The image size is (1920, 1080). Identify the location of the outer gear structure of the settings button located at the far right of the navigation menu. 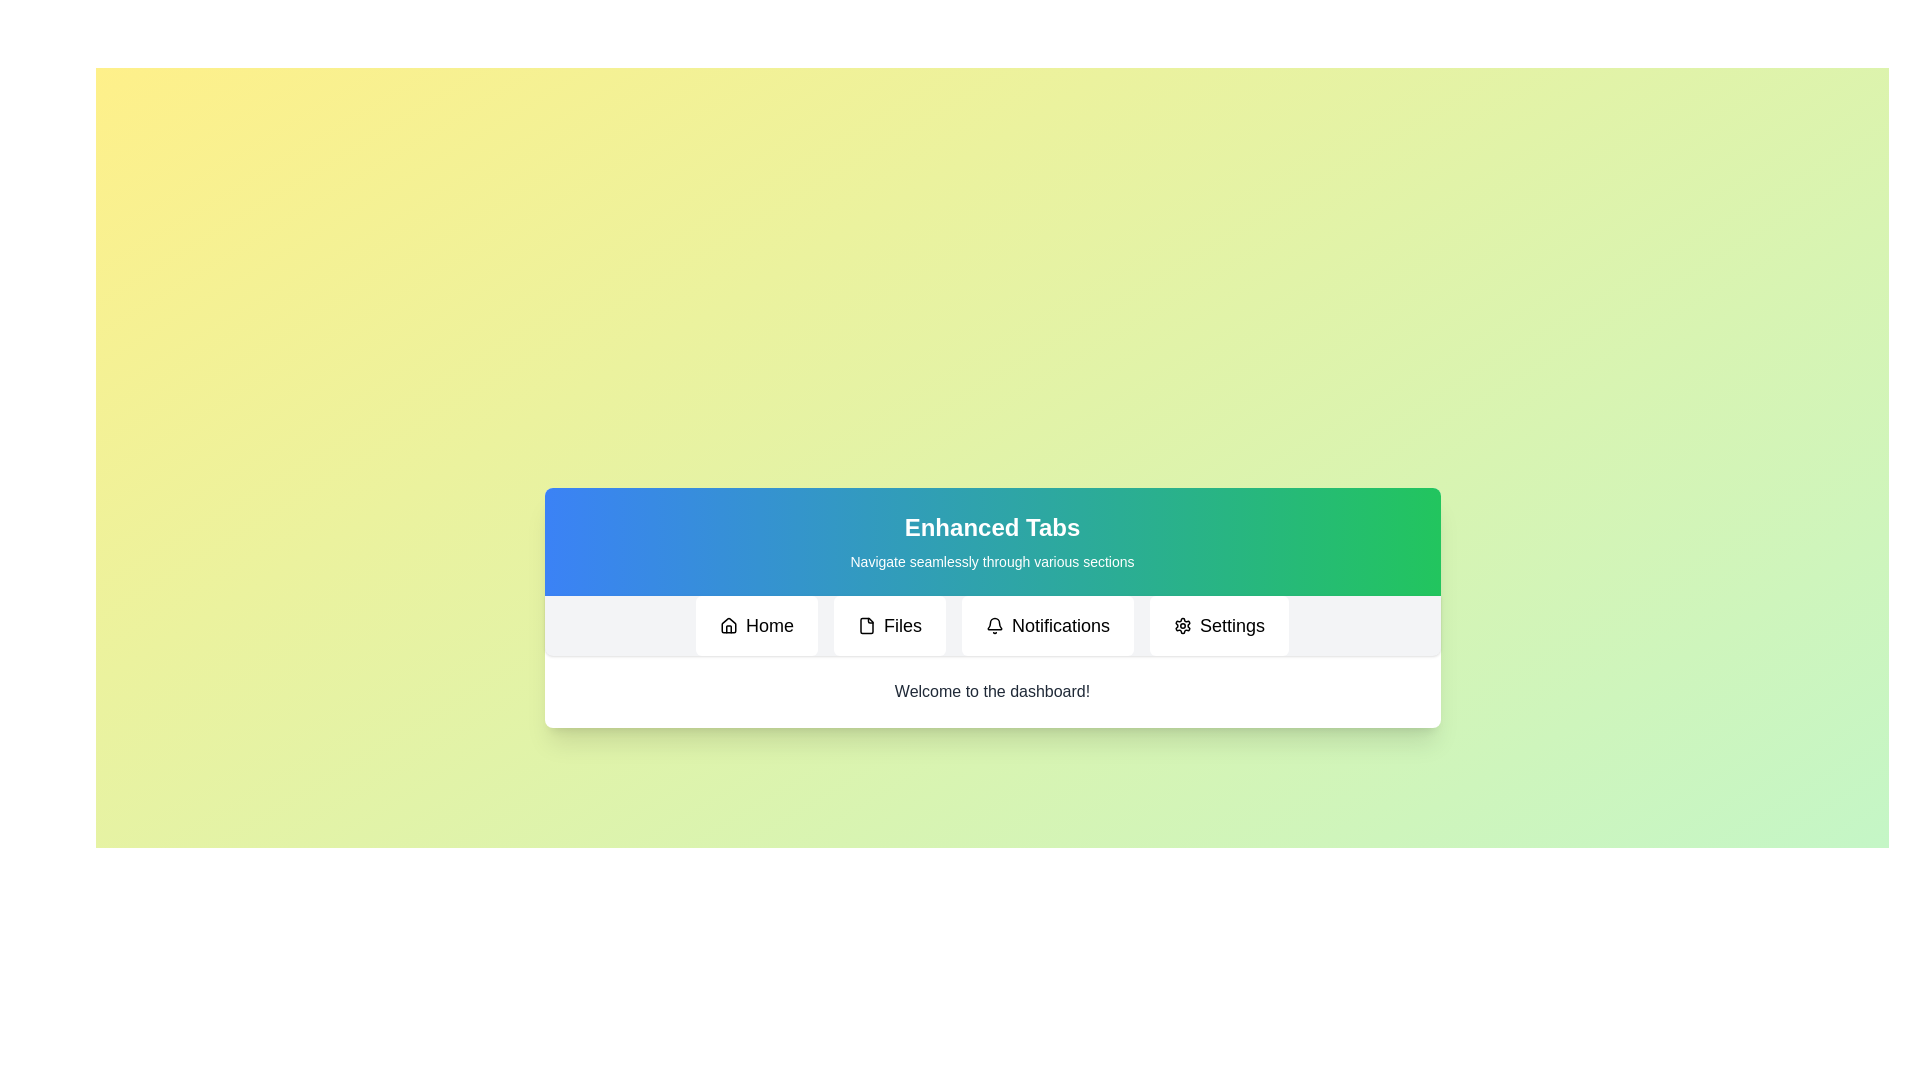
(1183, 624).